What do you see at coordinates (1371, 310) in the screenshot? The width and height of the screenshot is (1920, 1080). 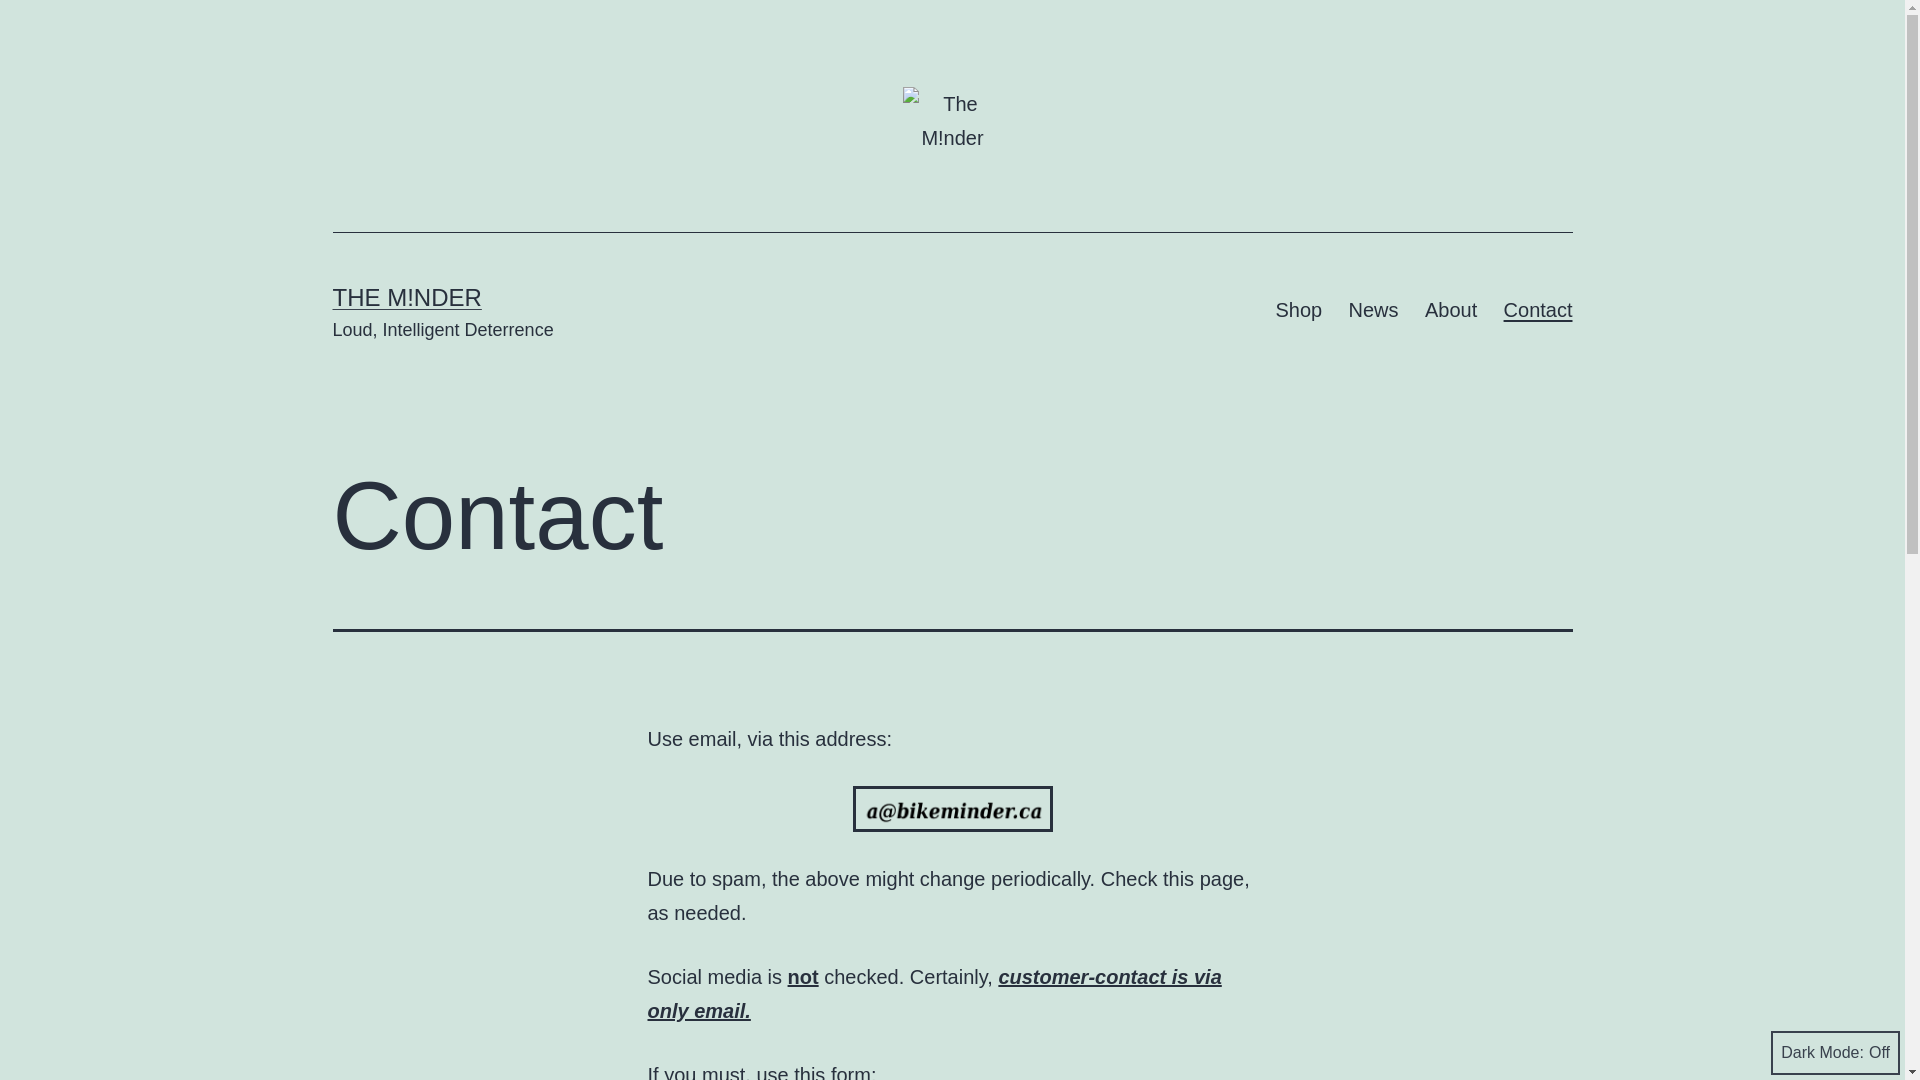 I see `'News'` at bounding box center [1371, 310].